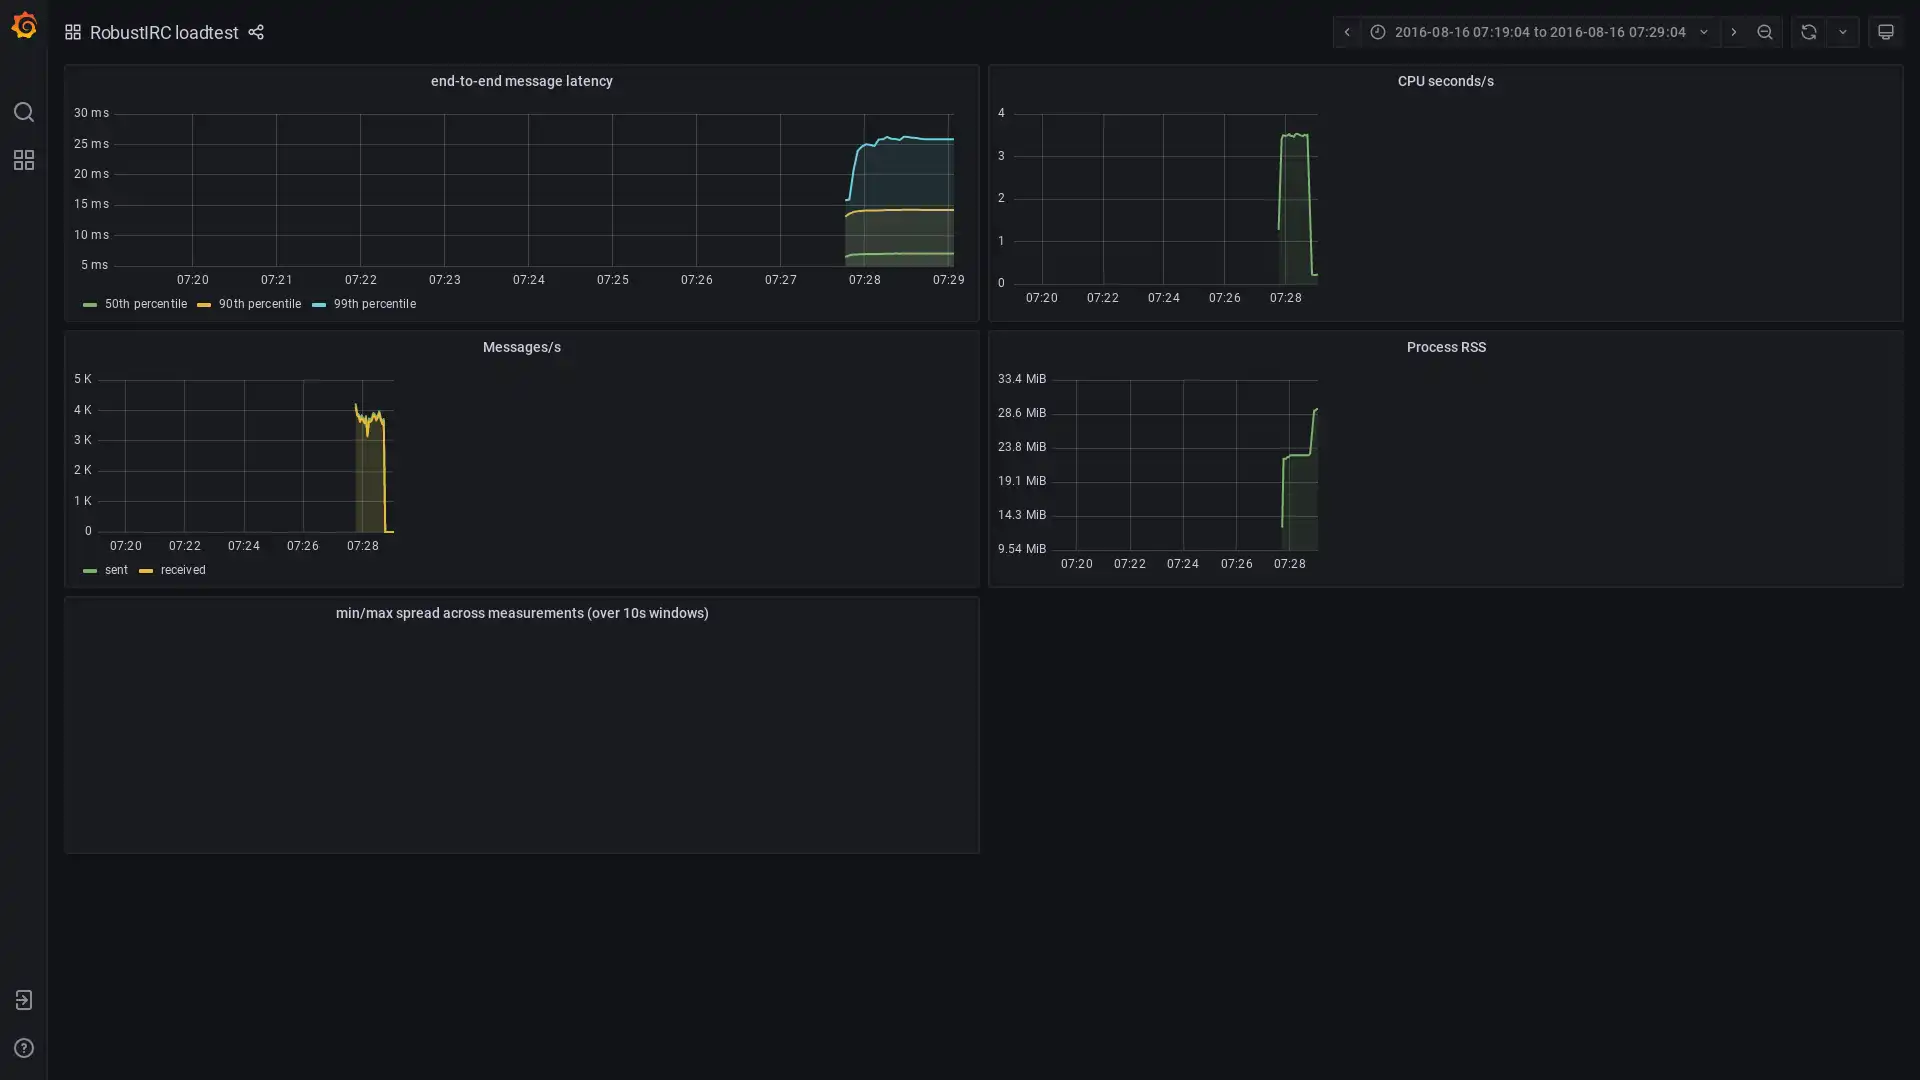 Image resolution: width=1920 pixels, height=1080 pixels. I want to click on Cycle view mode, so click(1885, 31).